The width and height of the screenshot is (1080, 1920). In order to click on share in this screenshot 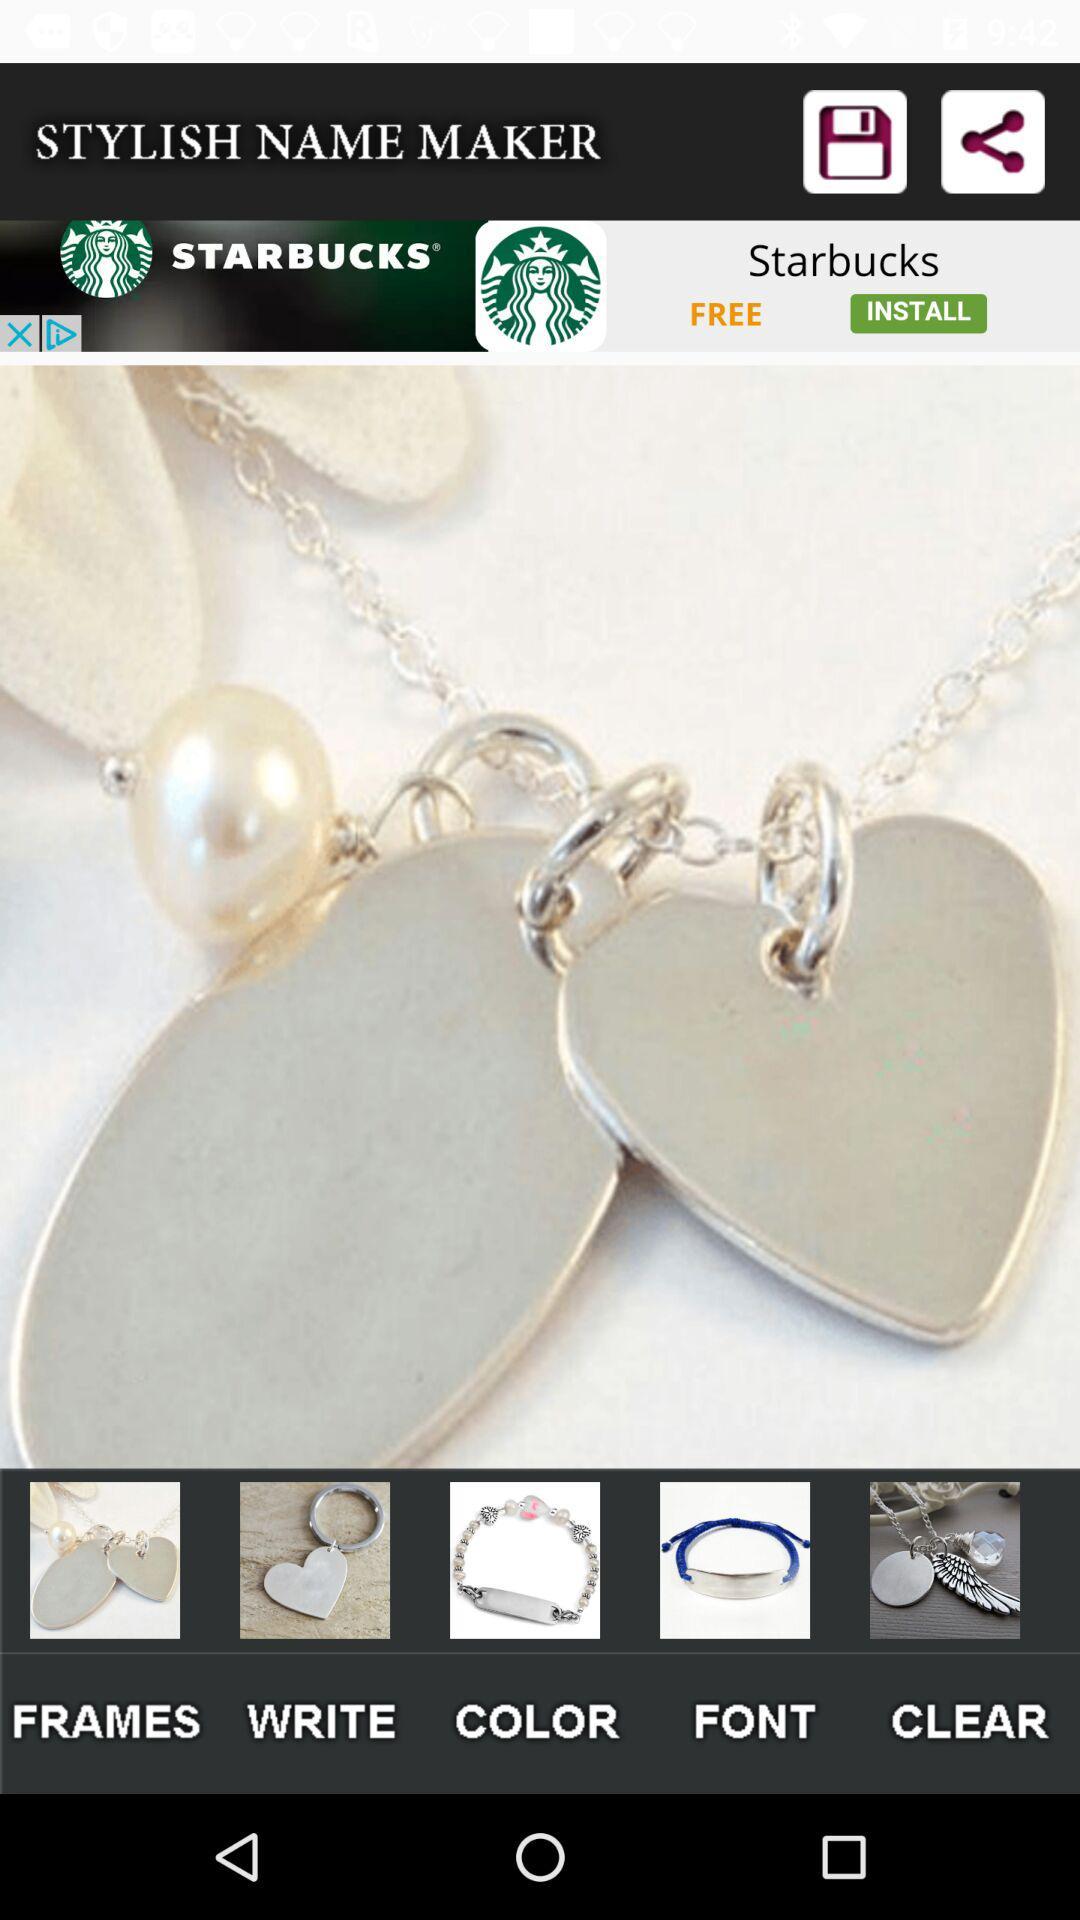, I will do `click(992, 140)`.